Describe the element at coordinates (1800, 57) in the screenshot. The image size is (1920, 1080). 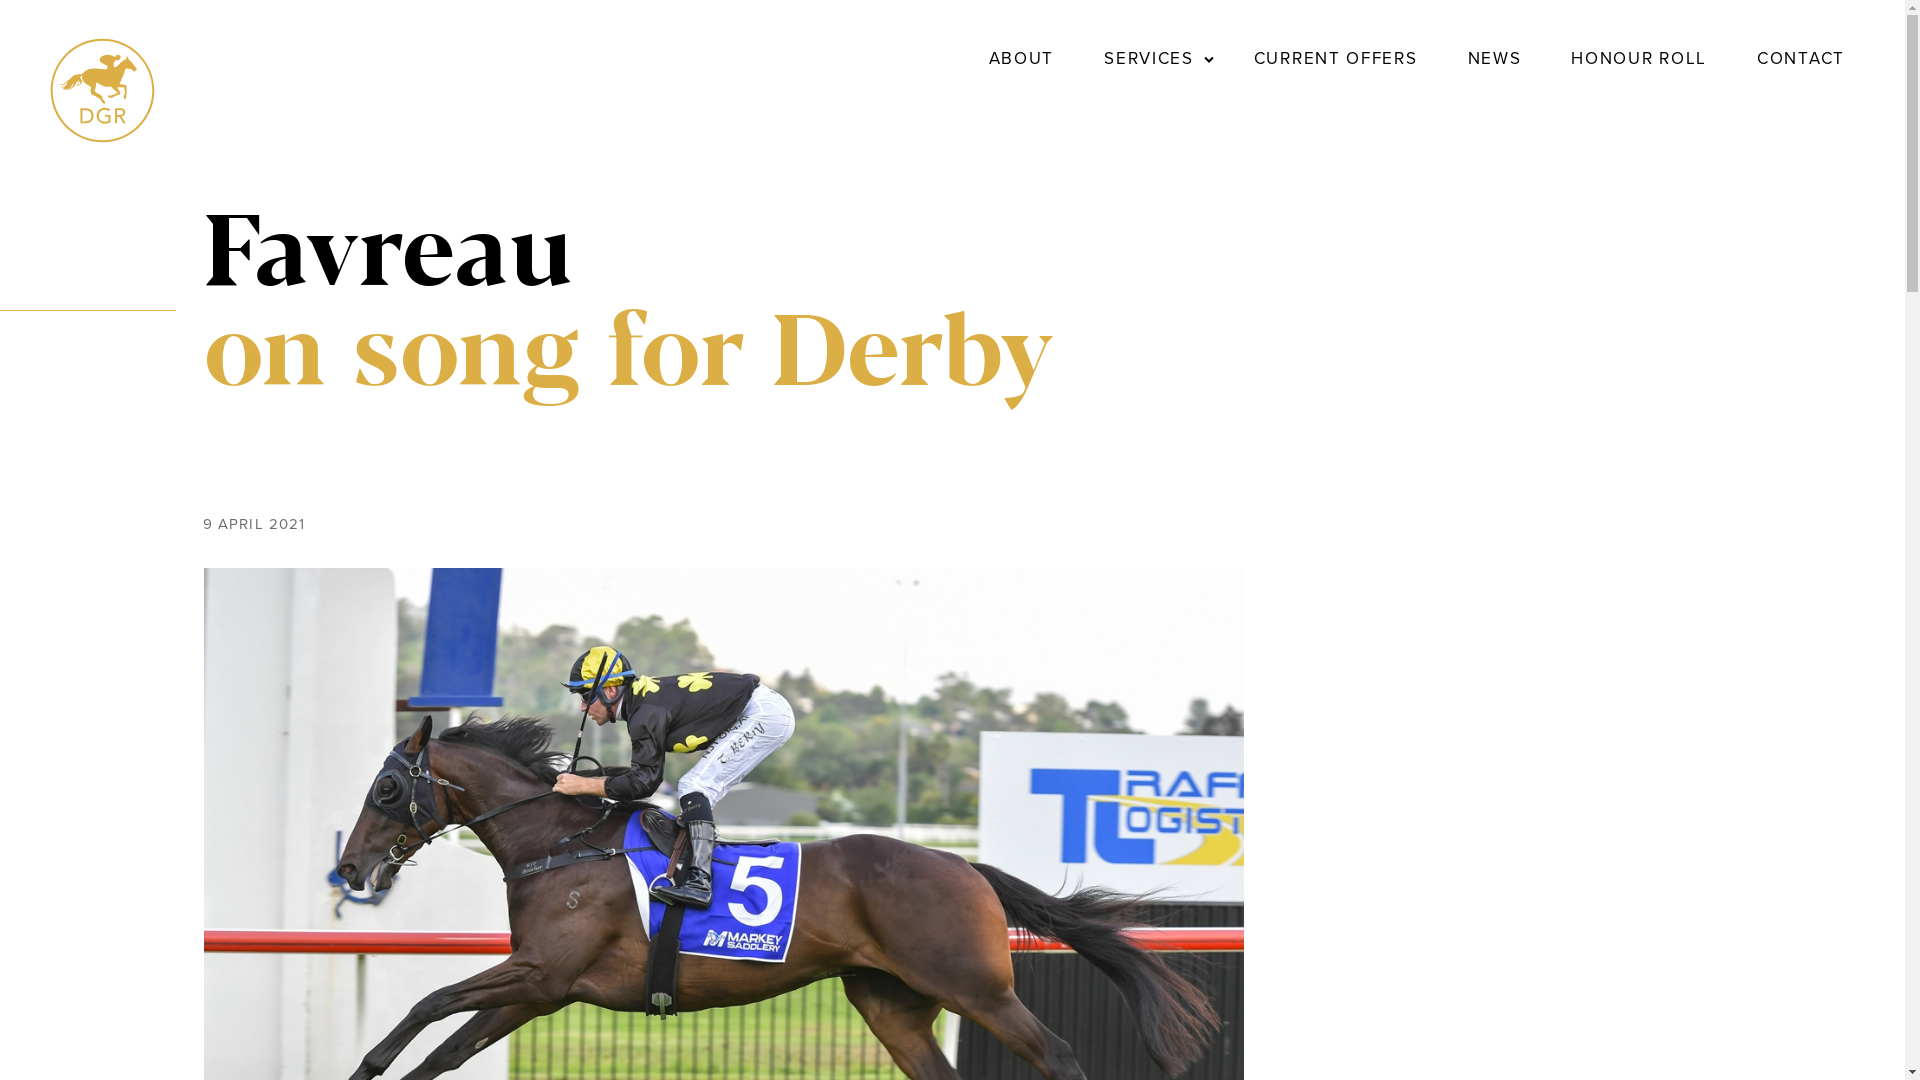
I see `'CONTACT'` at that location.